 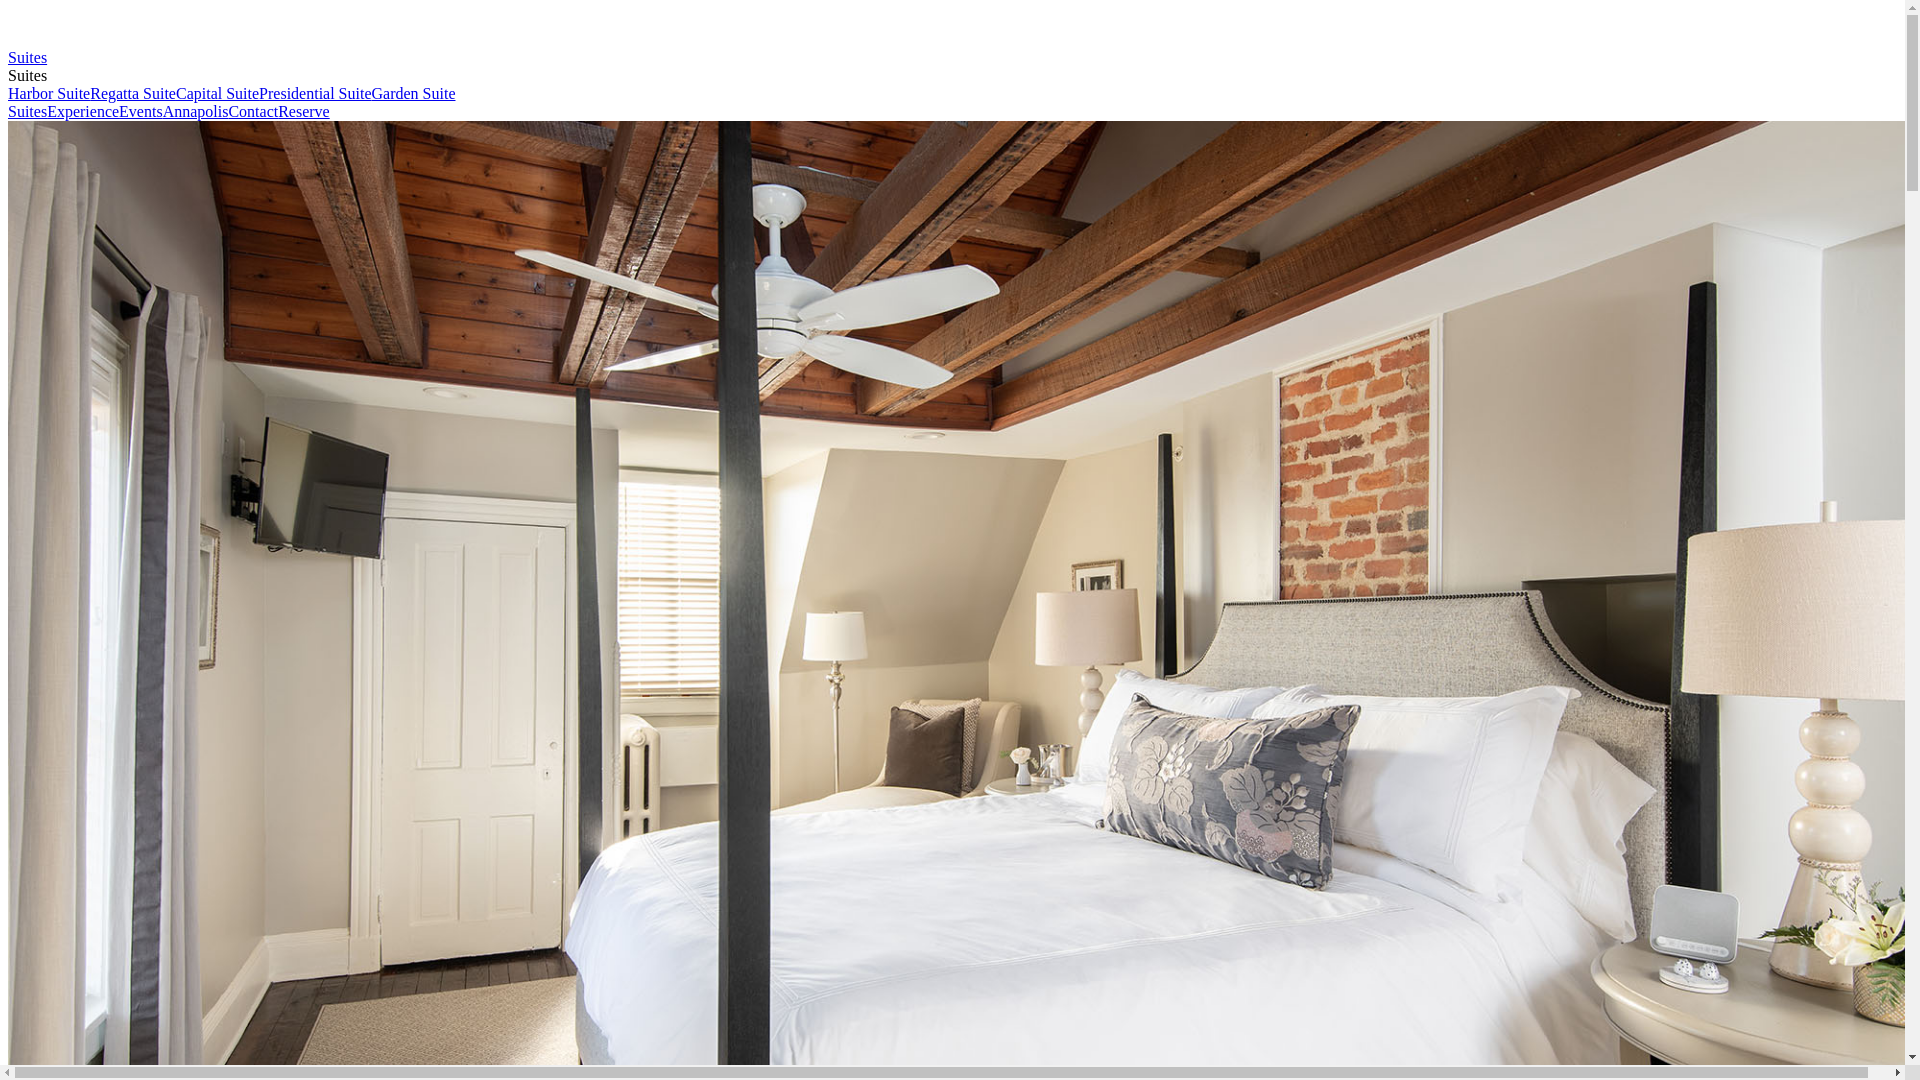 What do you see at coordinates (302, 111) in the screenshot?
I see `'Reserve'` at bounding box center [302, 111].